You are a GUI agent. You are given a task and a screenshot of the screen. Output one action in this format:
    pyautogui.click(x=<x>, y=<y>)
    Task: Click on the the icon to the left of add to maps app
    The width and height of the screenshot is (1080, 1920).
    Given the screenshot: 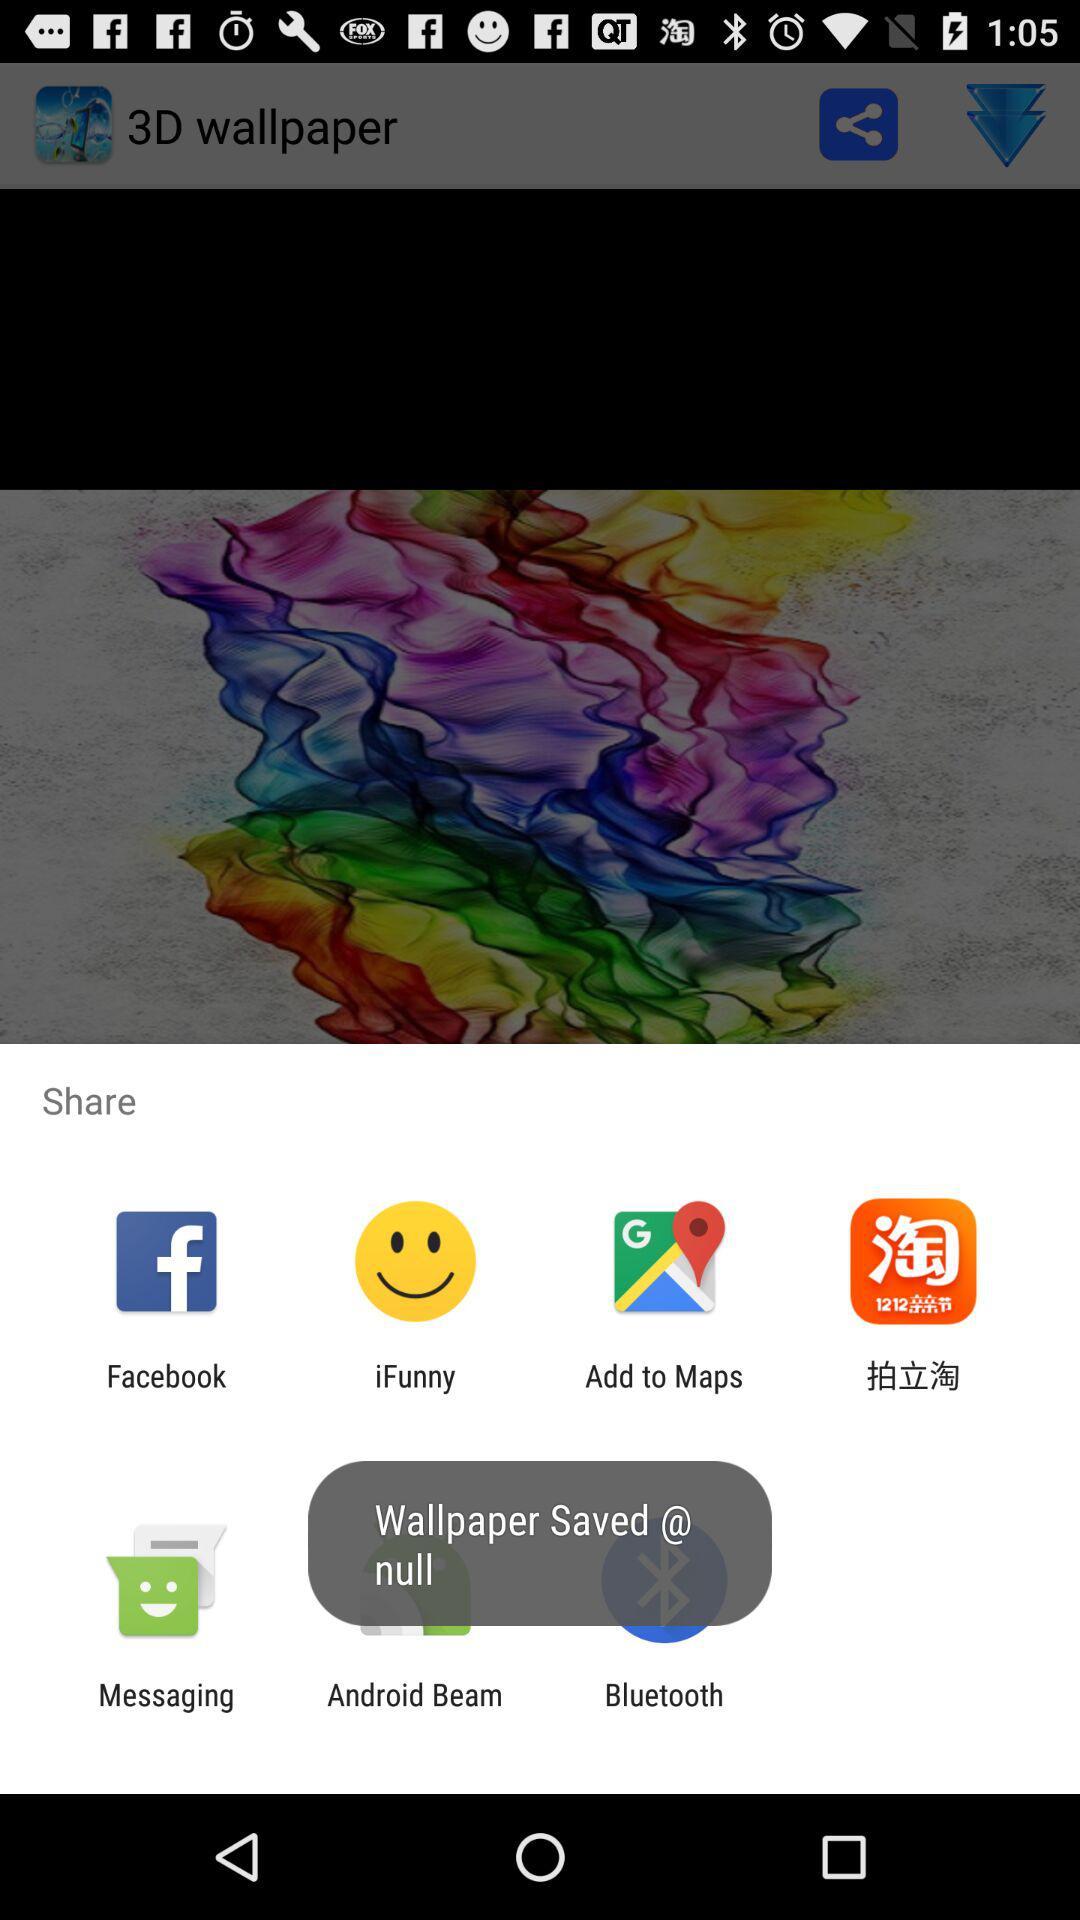 What is the action you would take?
    pyautogui.click(x=414, y=1392)
    